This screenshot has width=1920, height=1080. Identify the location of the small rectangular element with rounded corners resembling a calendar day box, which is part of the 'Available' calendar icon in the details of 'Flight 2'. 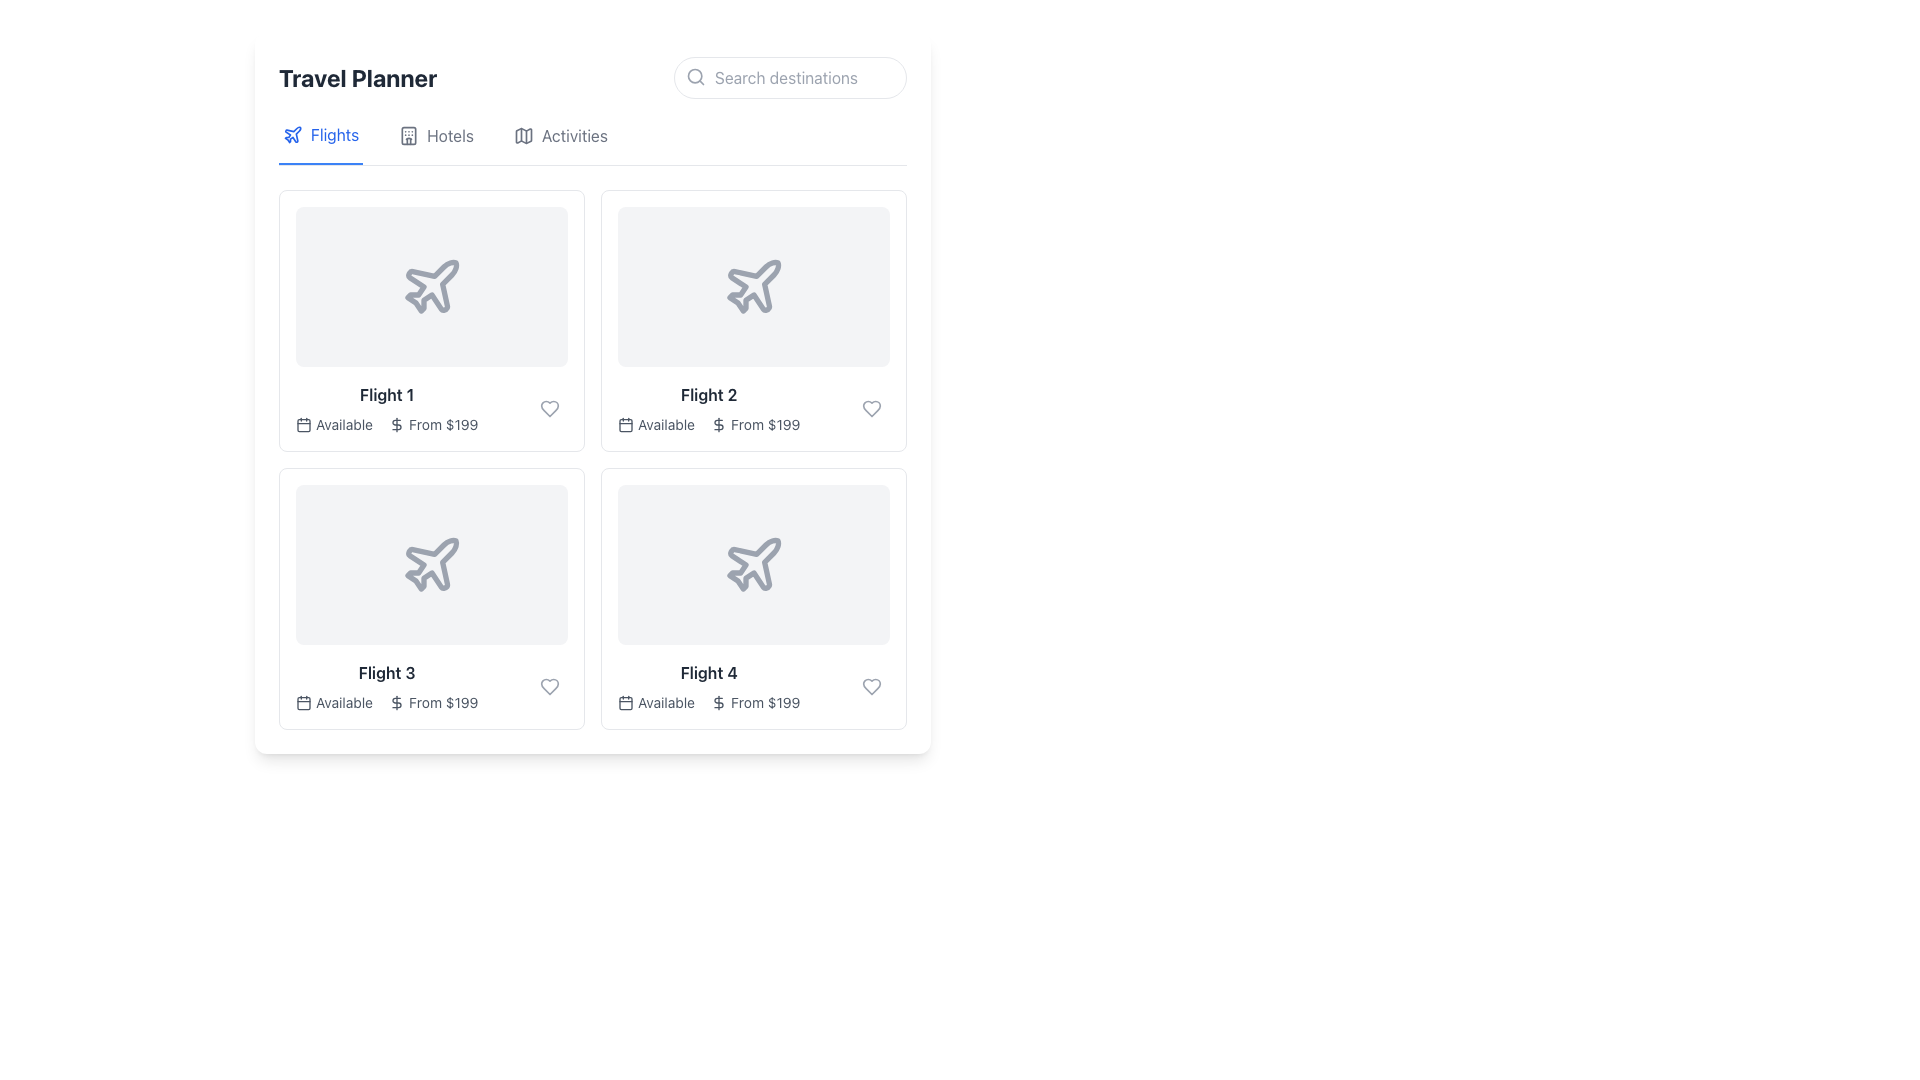
(624, 423).